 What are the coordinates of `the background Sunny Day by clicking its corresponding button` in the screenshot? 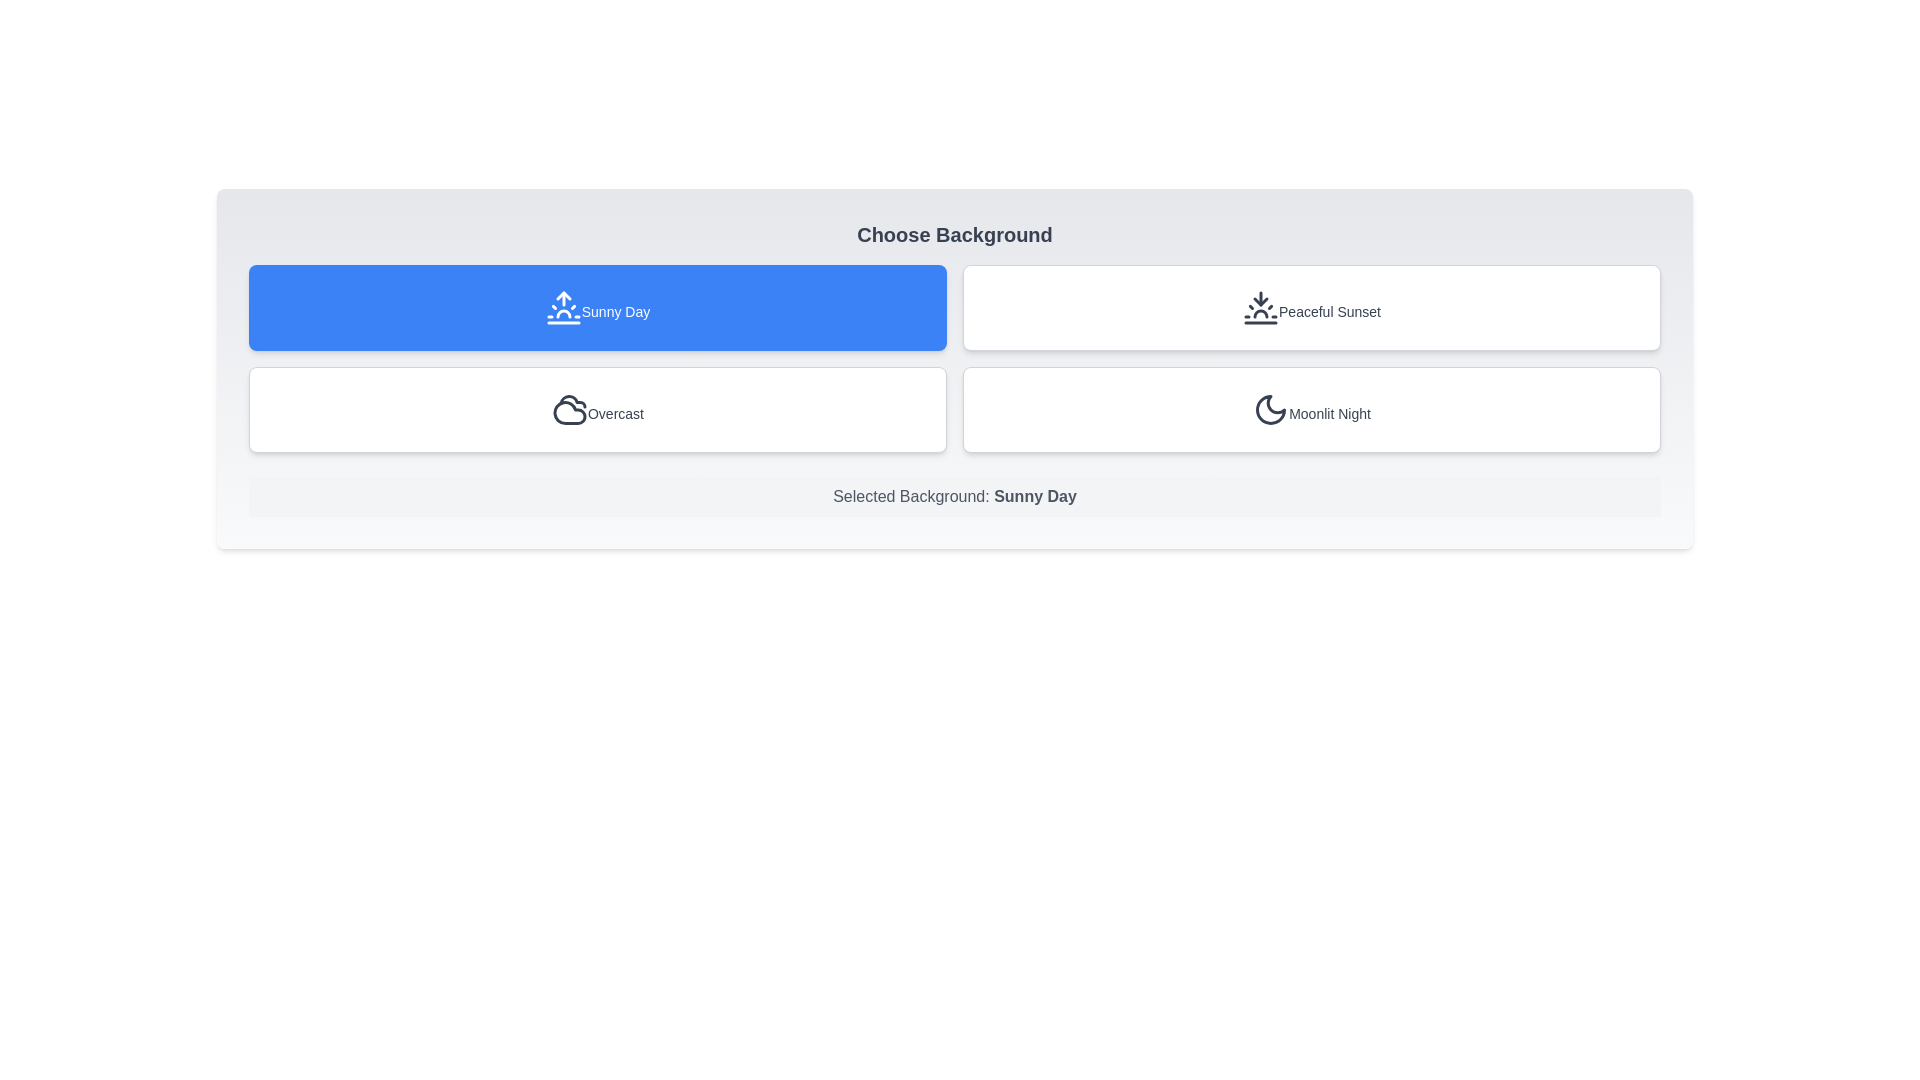 It's located at (597, 308).